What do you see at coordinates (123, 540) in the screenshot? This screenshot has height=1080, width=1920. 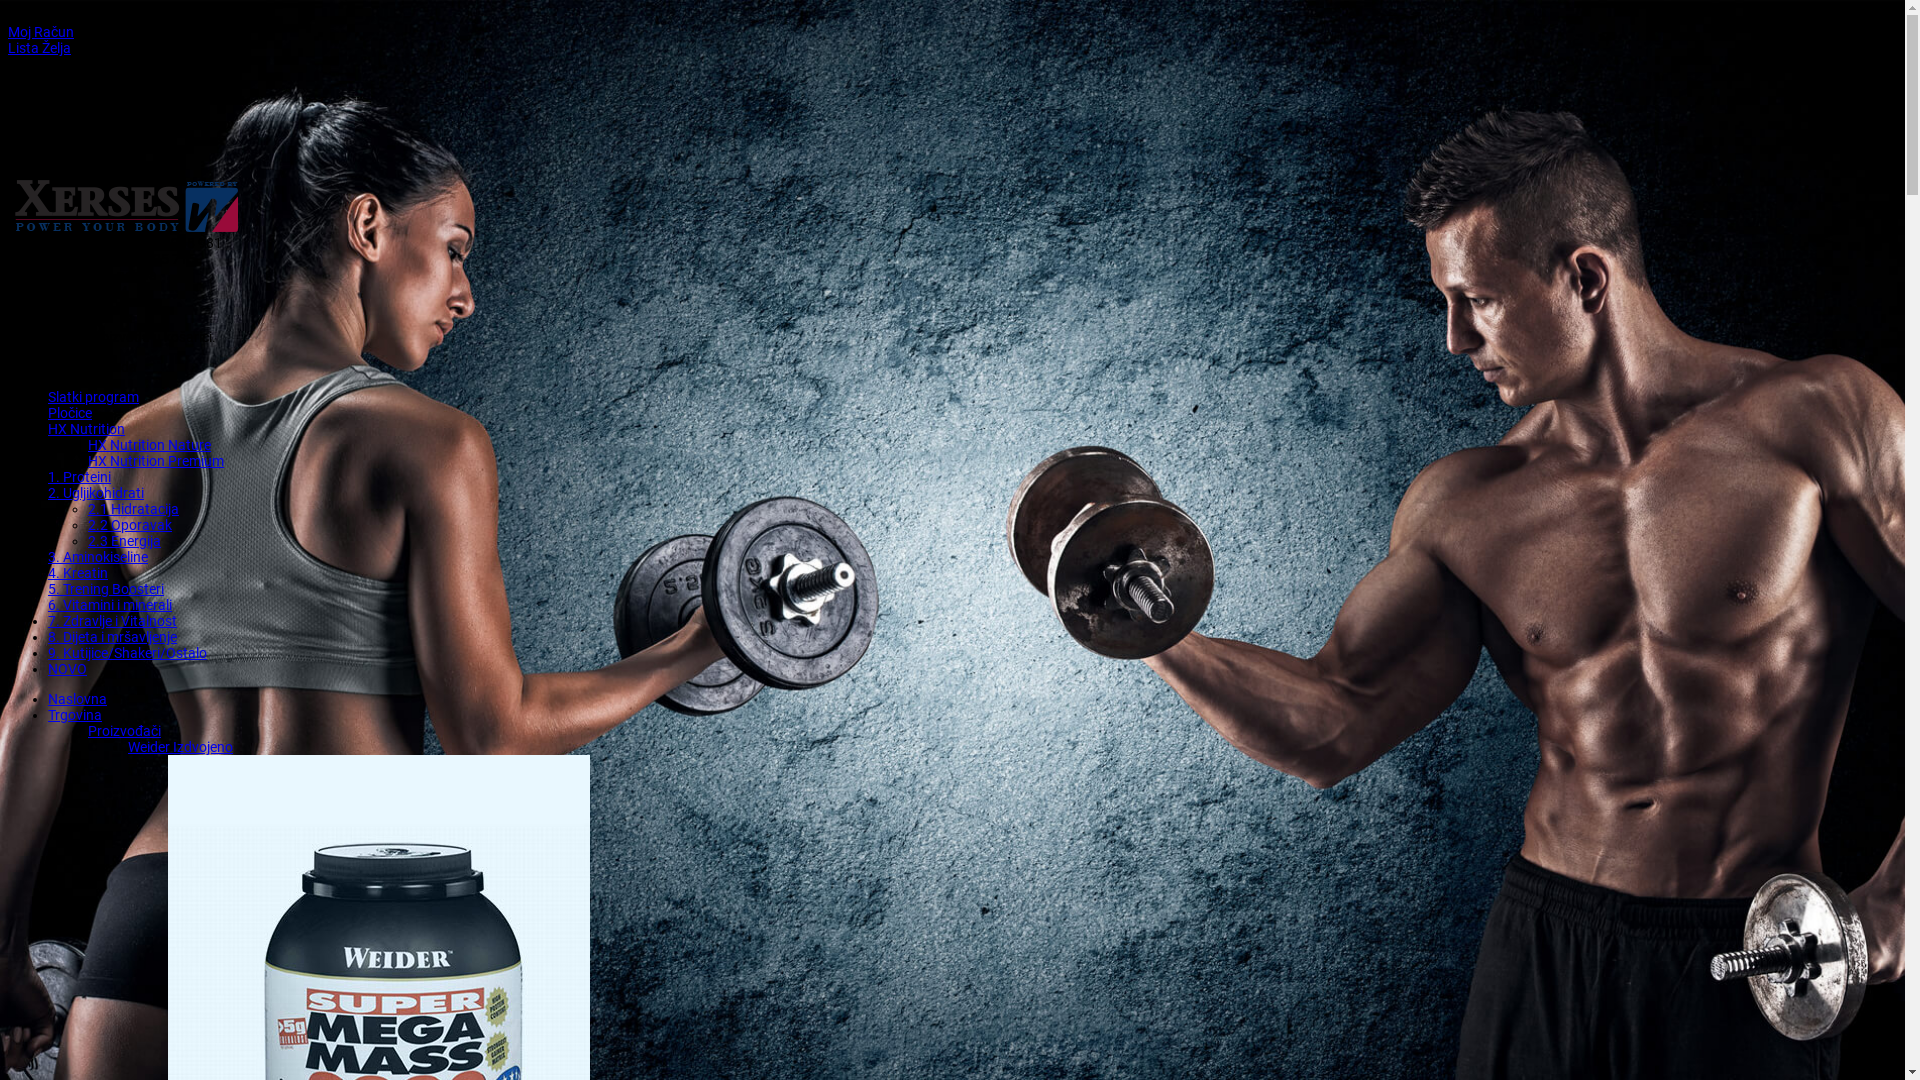 I see `'2.3 Energija'` at bounding box center [123, 540].